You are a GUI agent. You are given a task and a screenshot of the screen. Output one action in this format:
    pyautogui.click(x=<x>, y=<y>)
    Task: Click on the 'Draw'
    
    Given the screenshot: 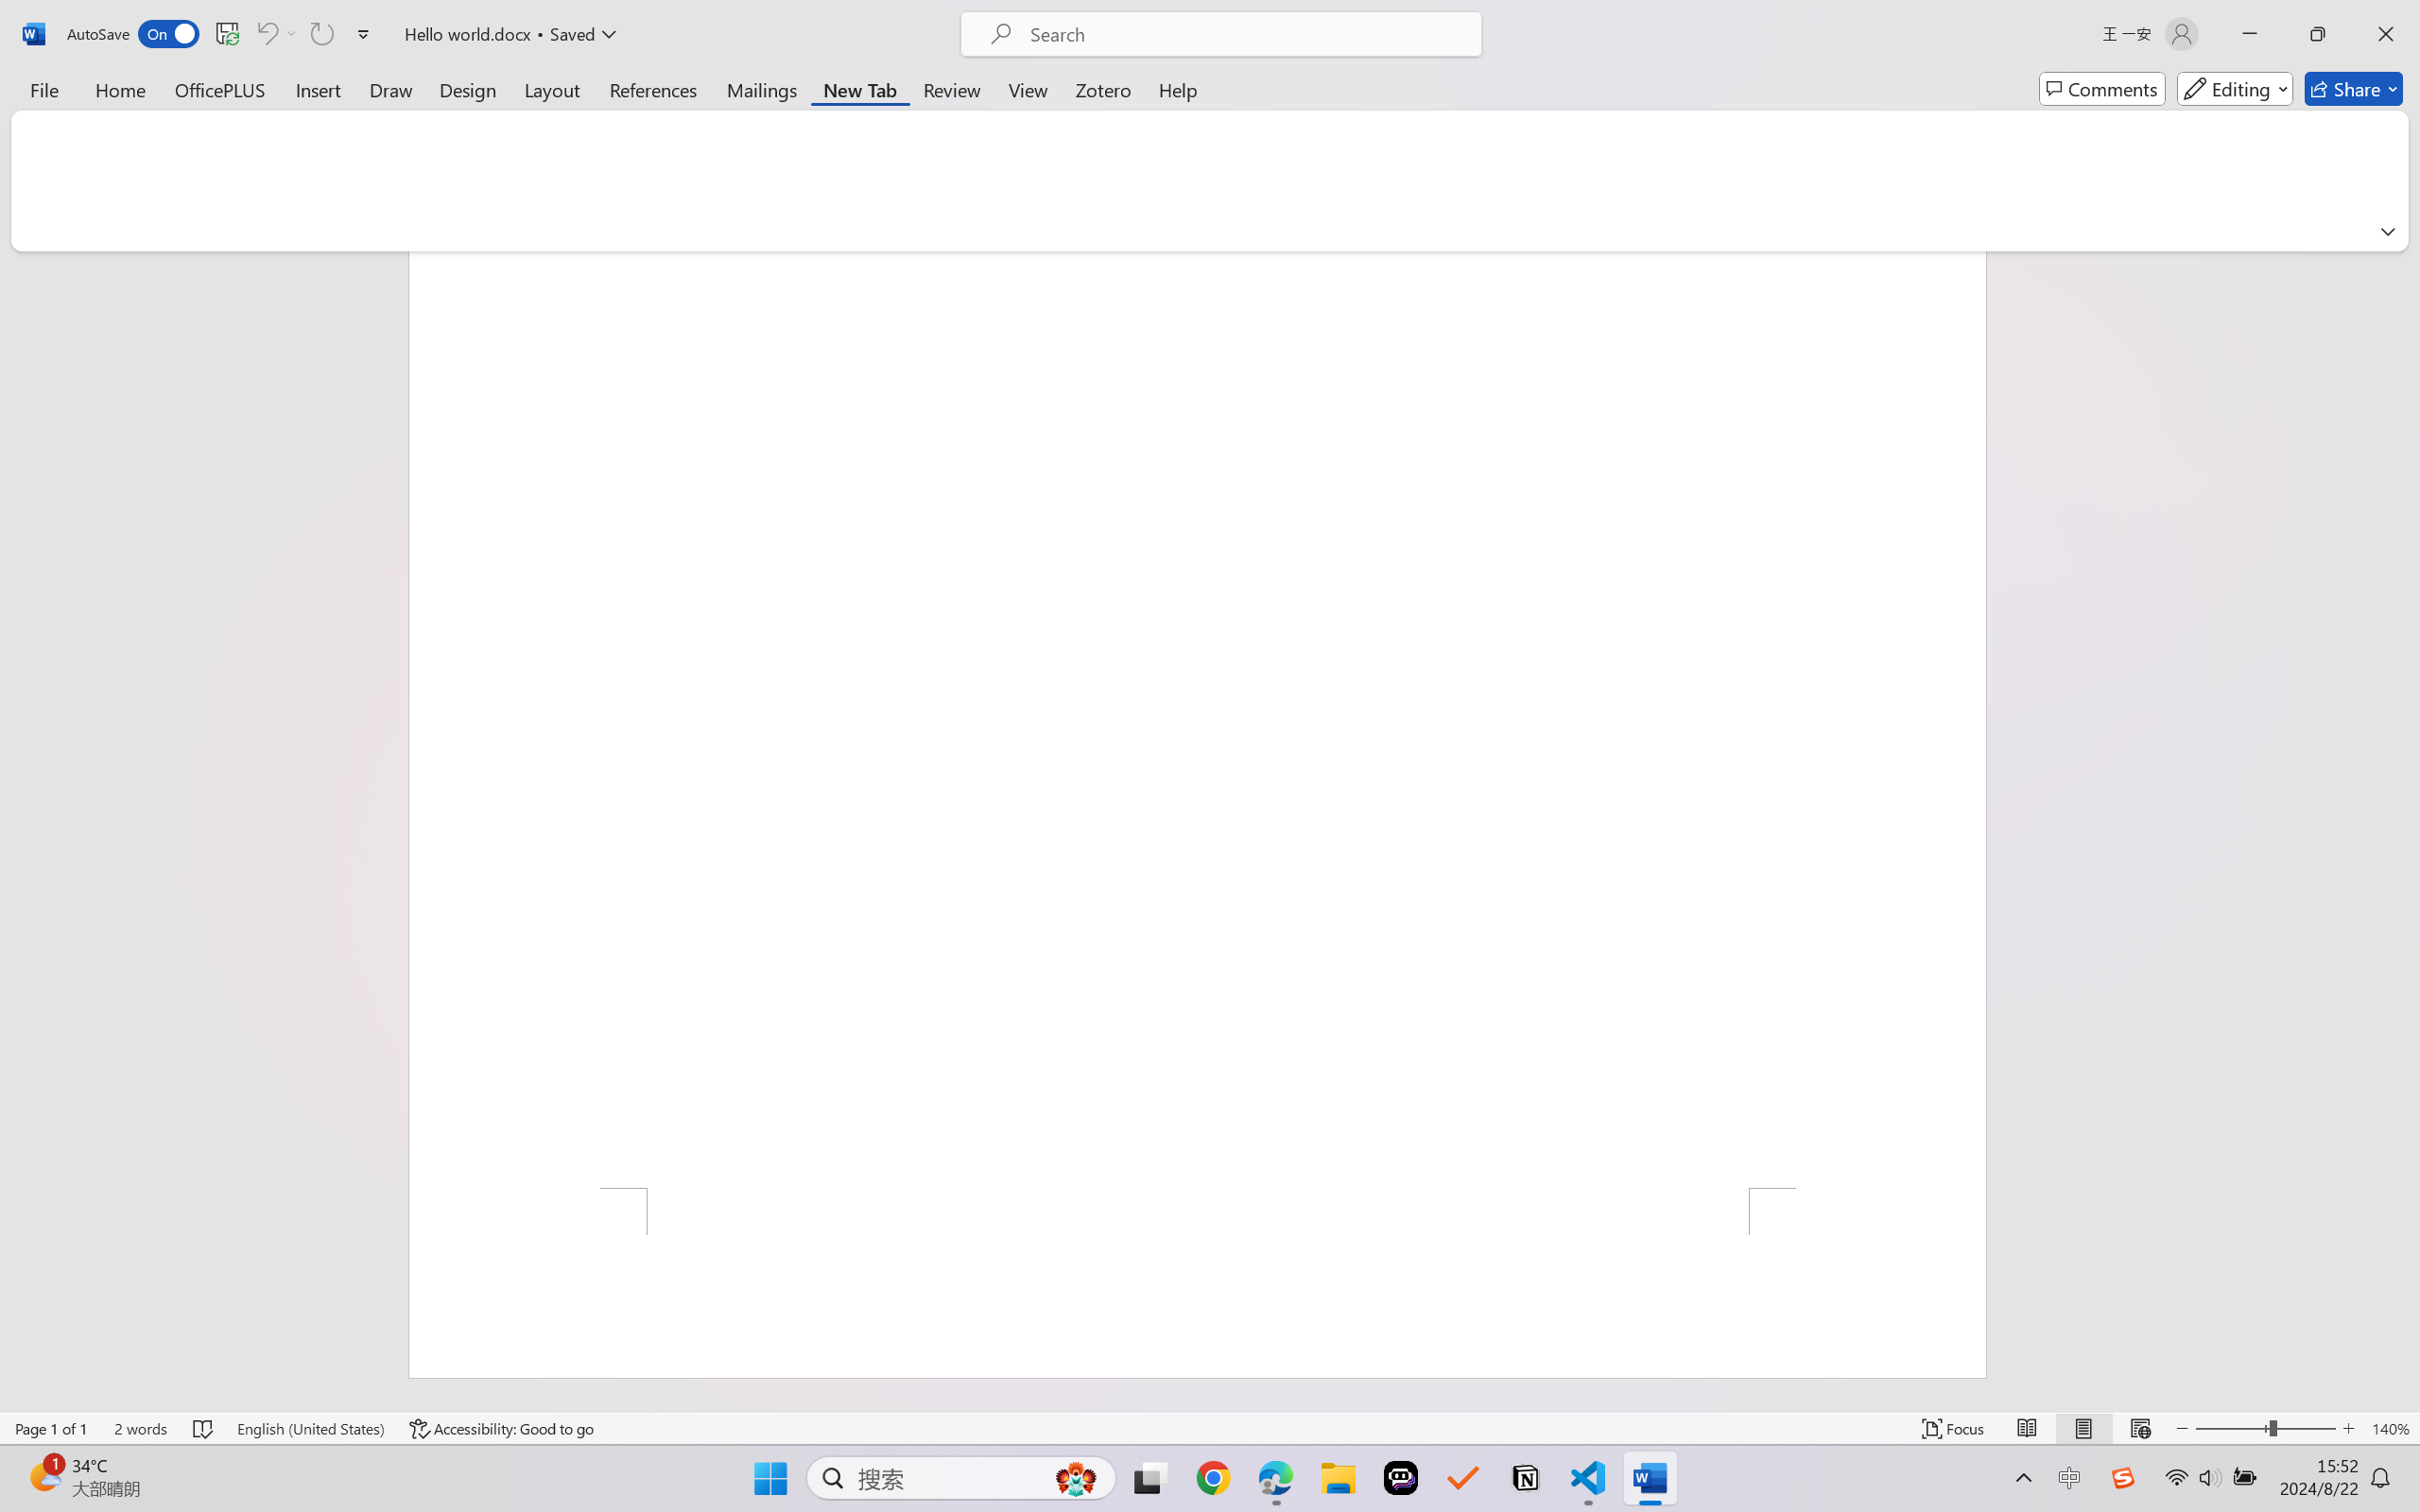 What is the action you would take?
    pyautogui.click(x=391, y=88)
    